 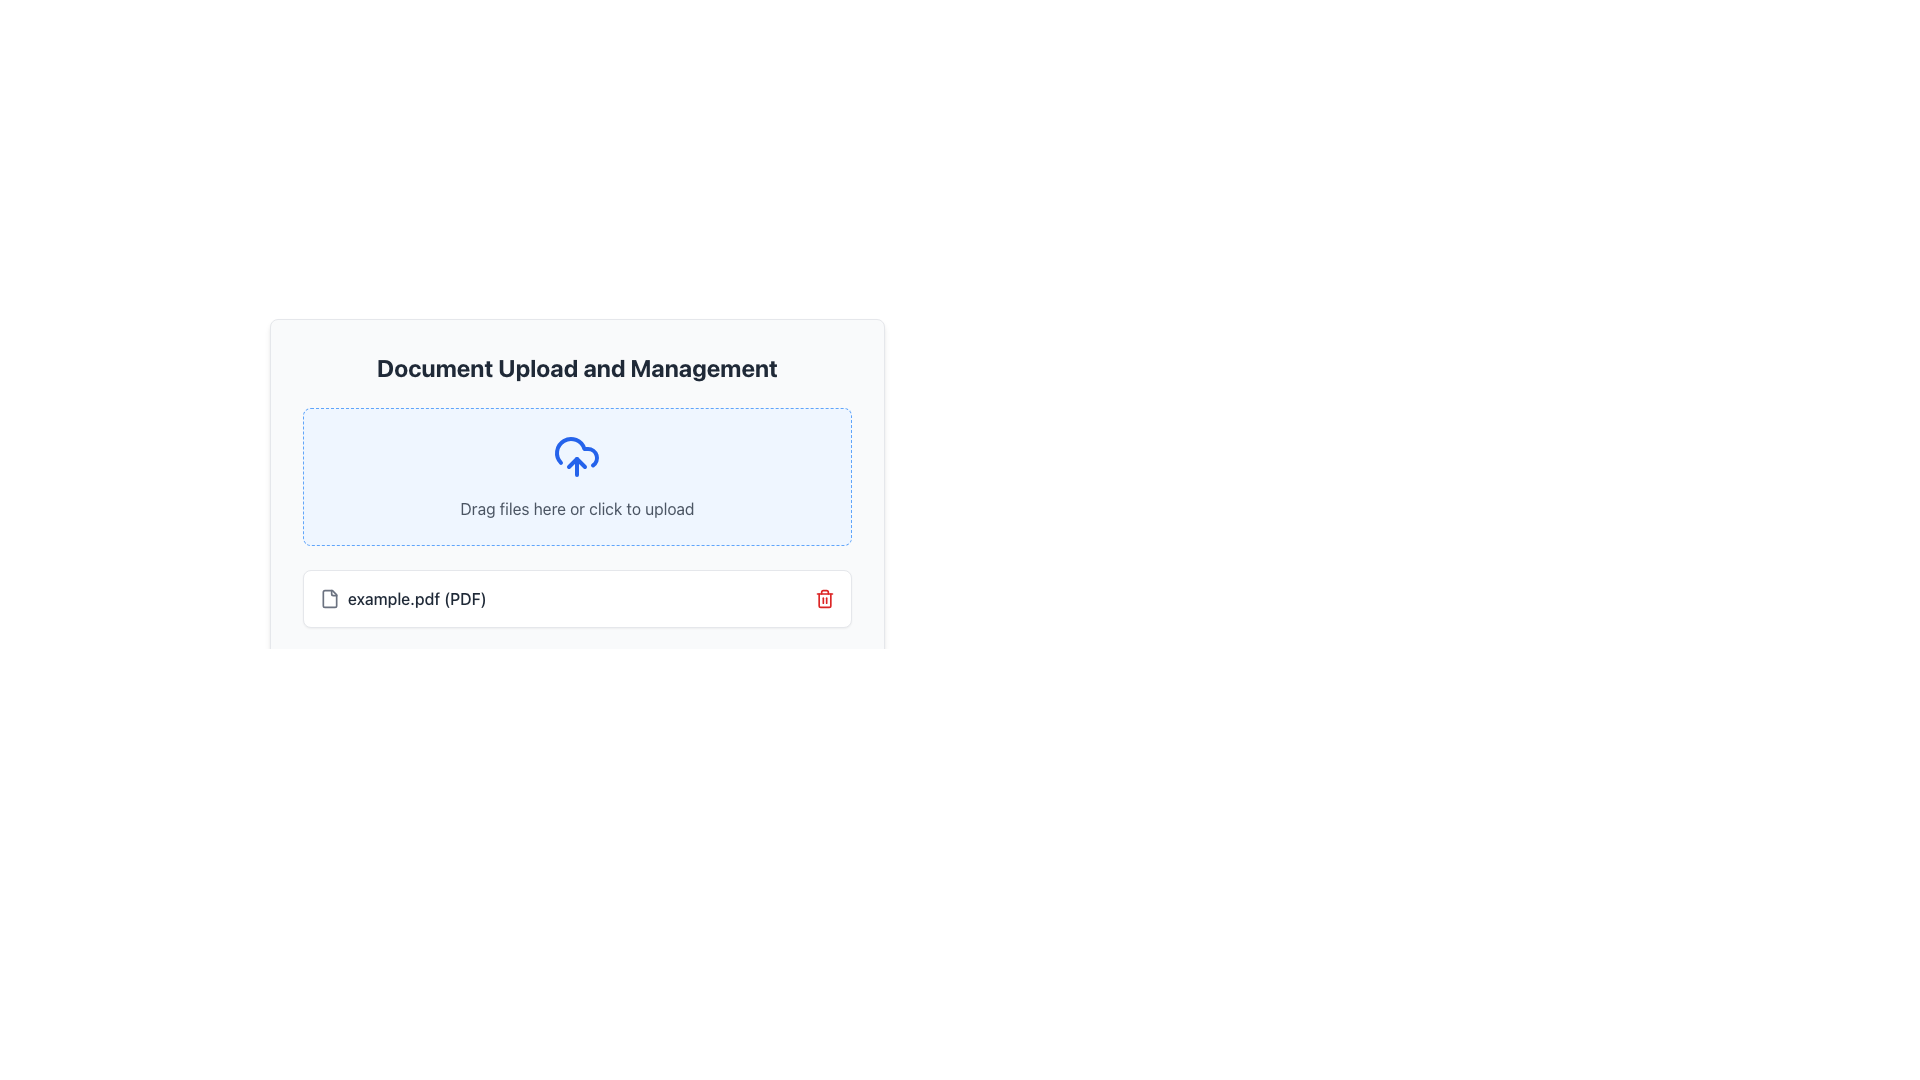 What do you see at coordinates (576, 456) in the screenshot?
I see `the upload icon located at the center of the blue-bordered drag-and-drop upload area in the Document Upload and Management interface, above the text 'Drag files here or click to upload'` at bounding box center [576, 456].